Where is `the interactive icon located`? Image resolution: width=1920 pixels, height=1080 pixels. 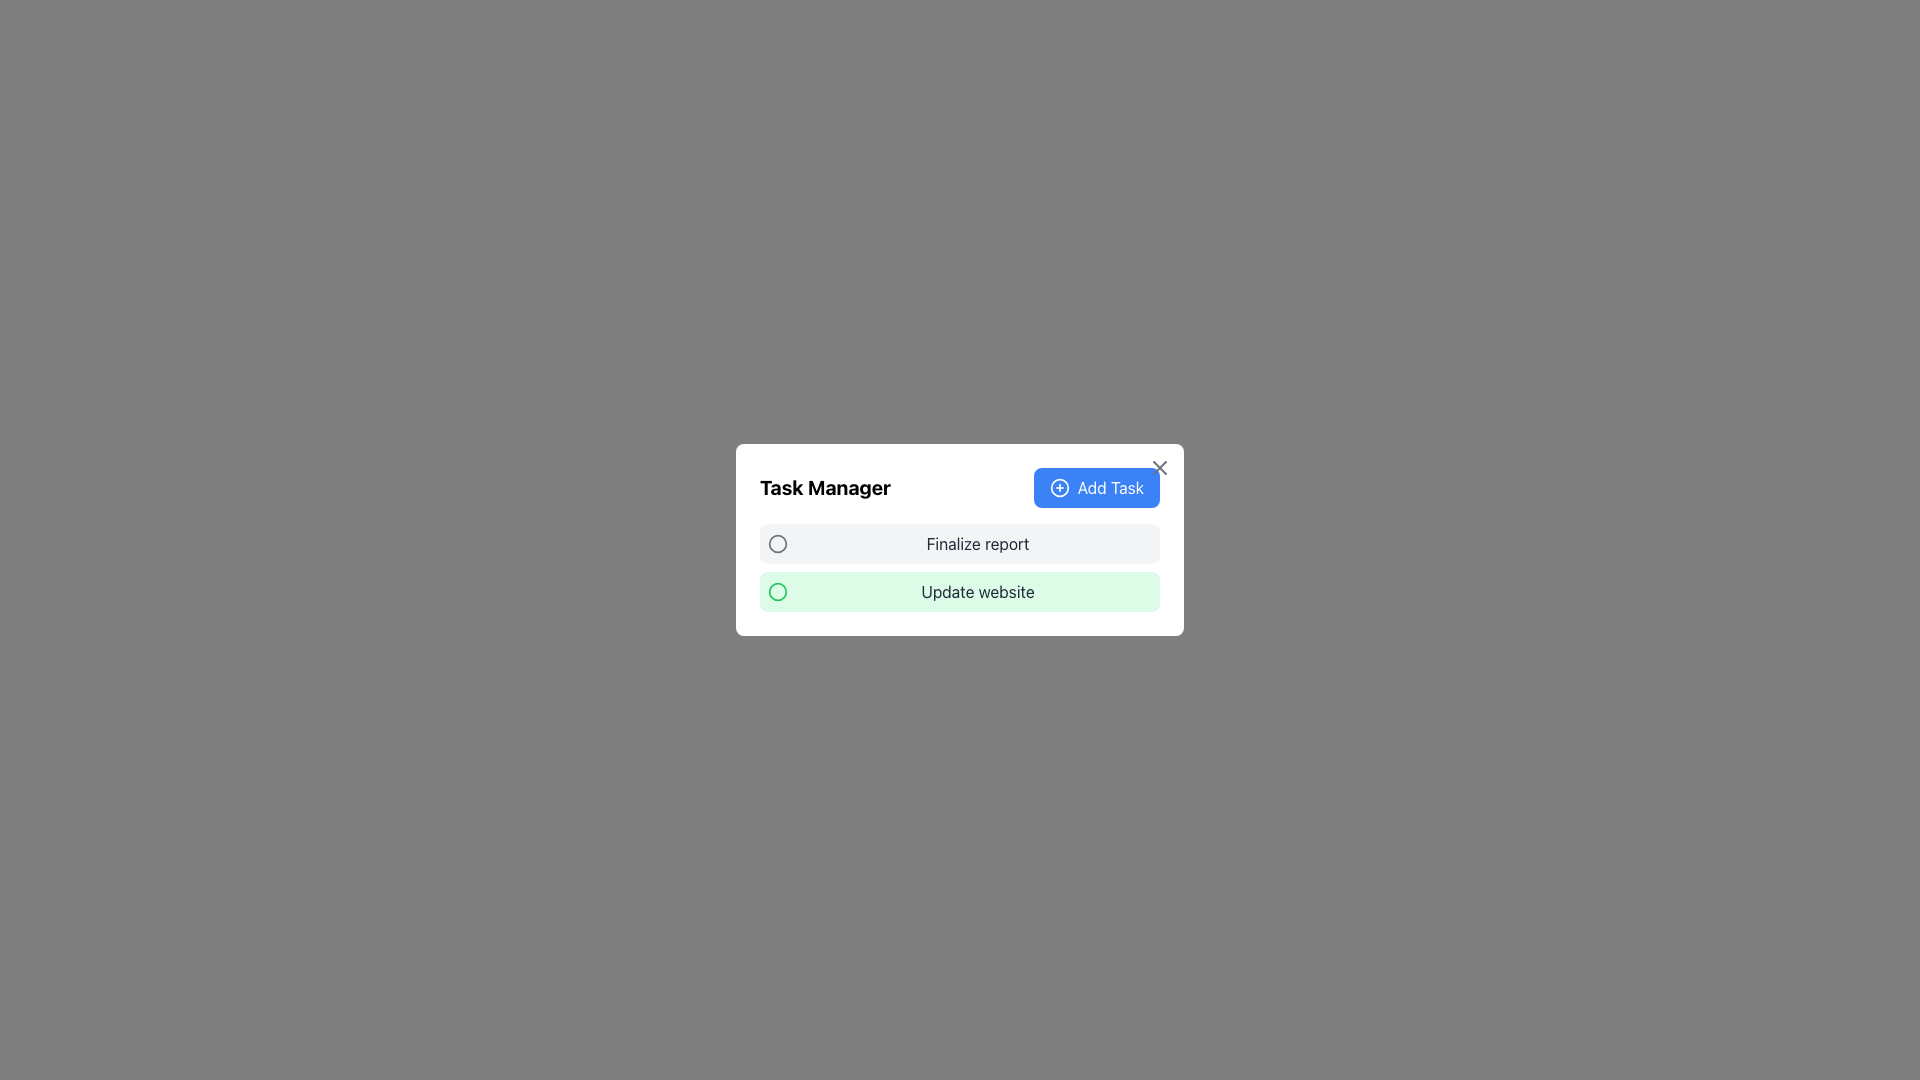
the interactive icon located is located at coordinates (776, 543).